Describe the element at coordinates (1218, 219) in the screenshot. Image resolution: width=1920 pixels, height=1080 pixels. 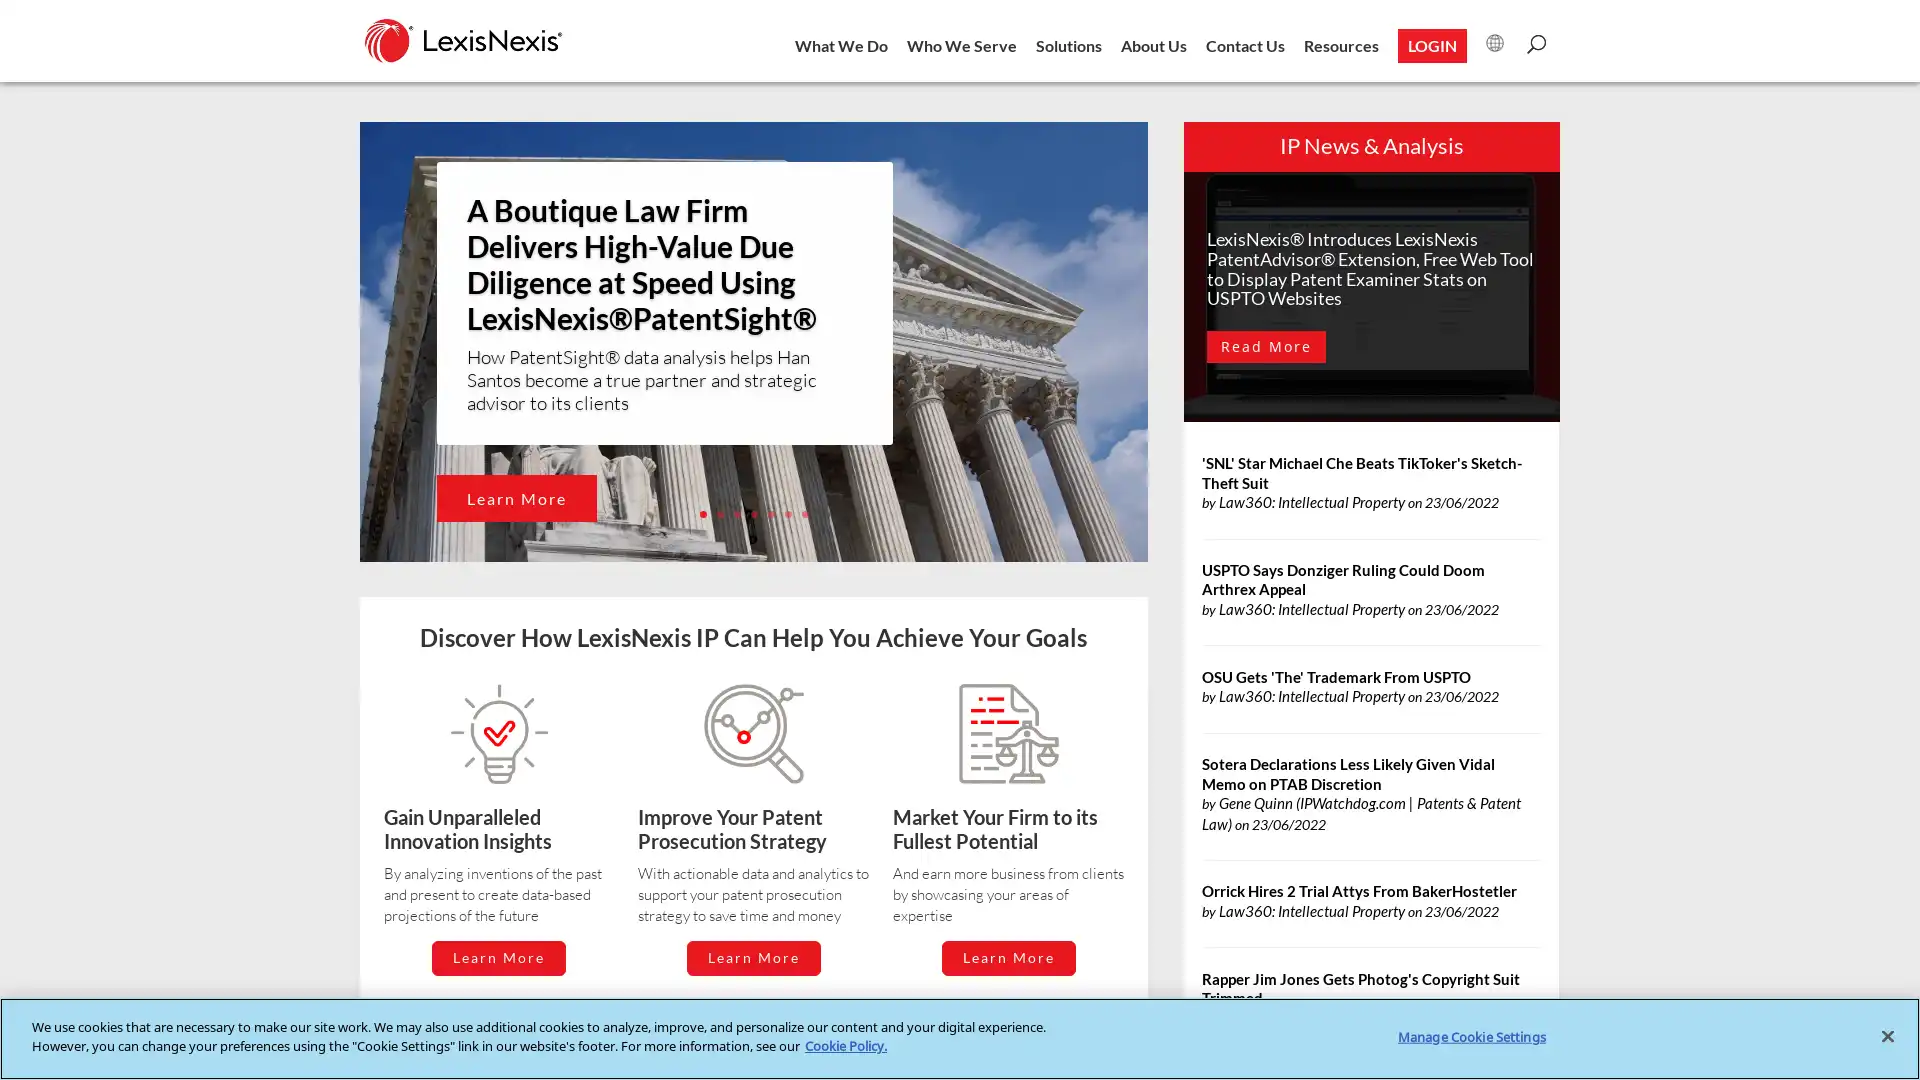
I see `Close` at that location.